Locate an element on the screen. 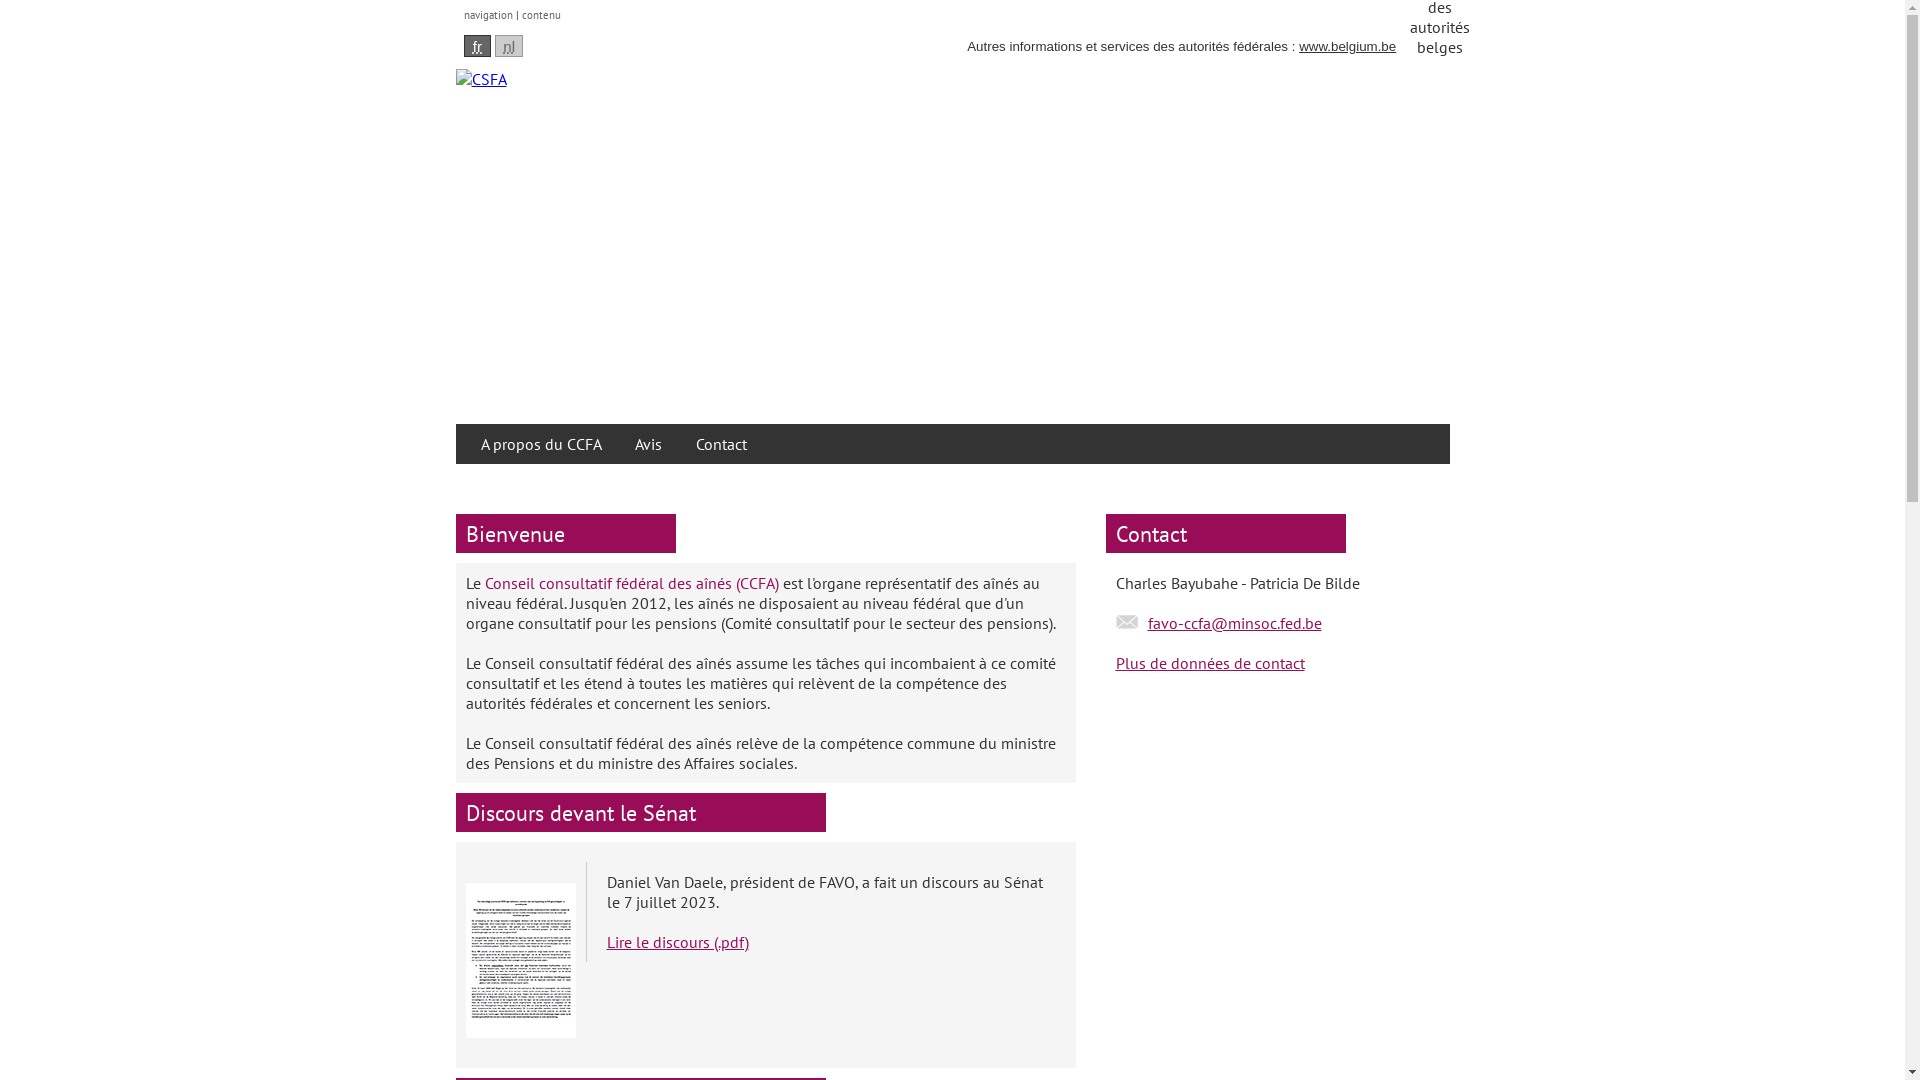 The width and height of the screenshot is (1920, 1080). 'Lire le discours (.pdf)' is located at coordinates (676, 941).